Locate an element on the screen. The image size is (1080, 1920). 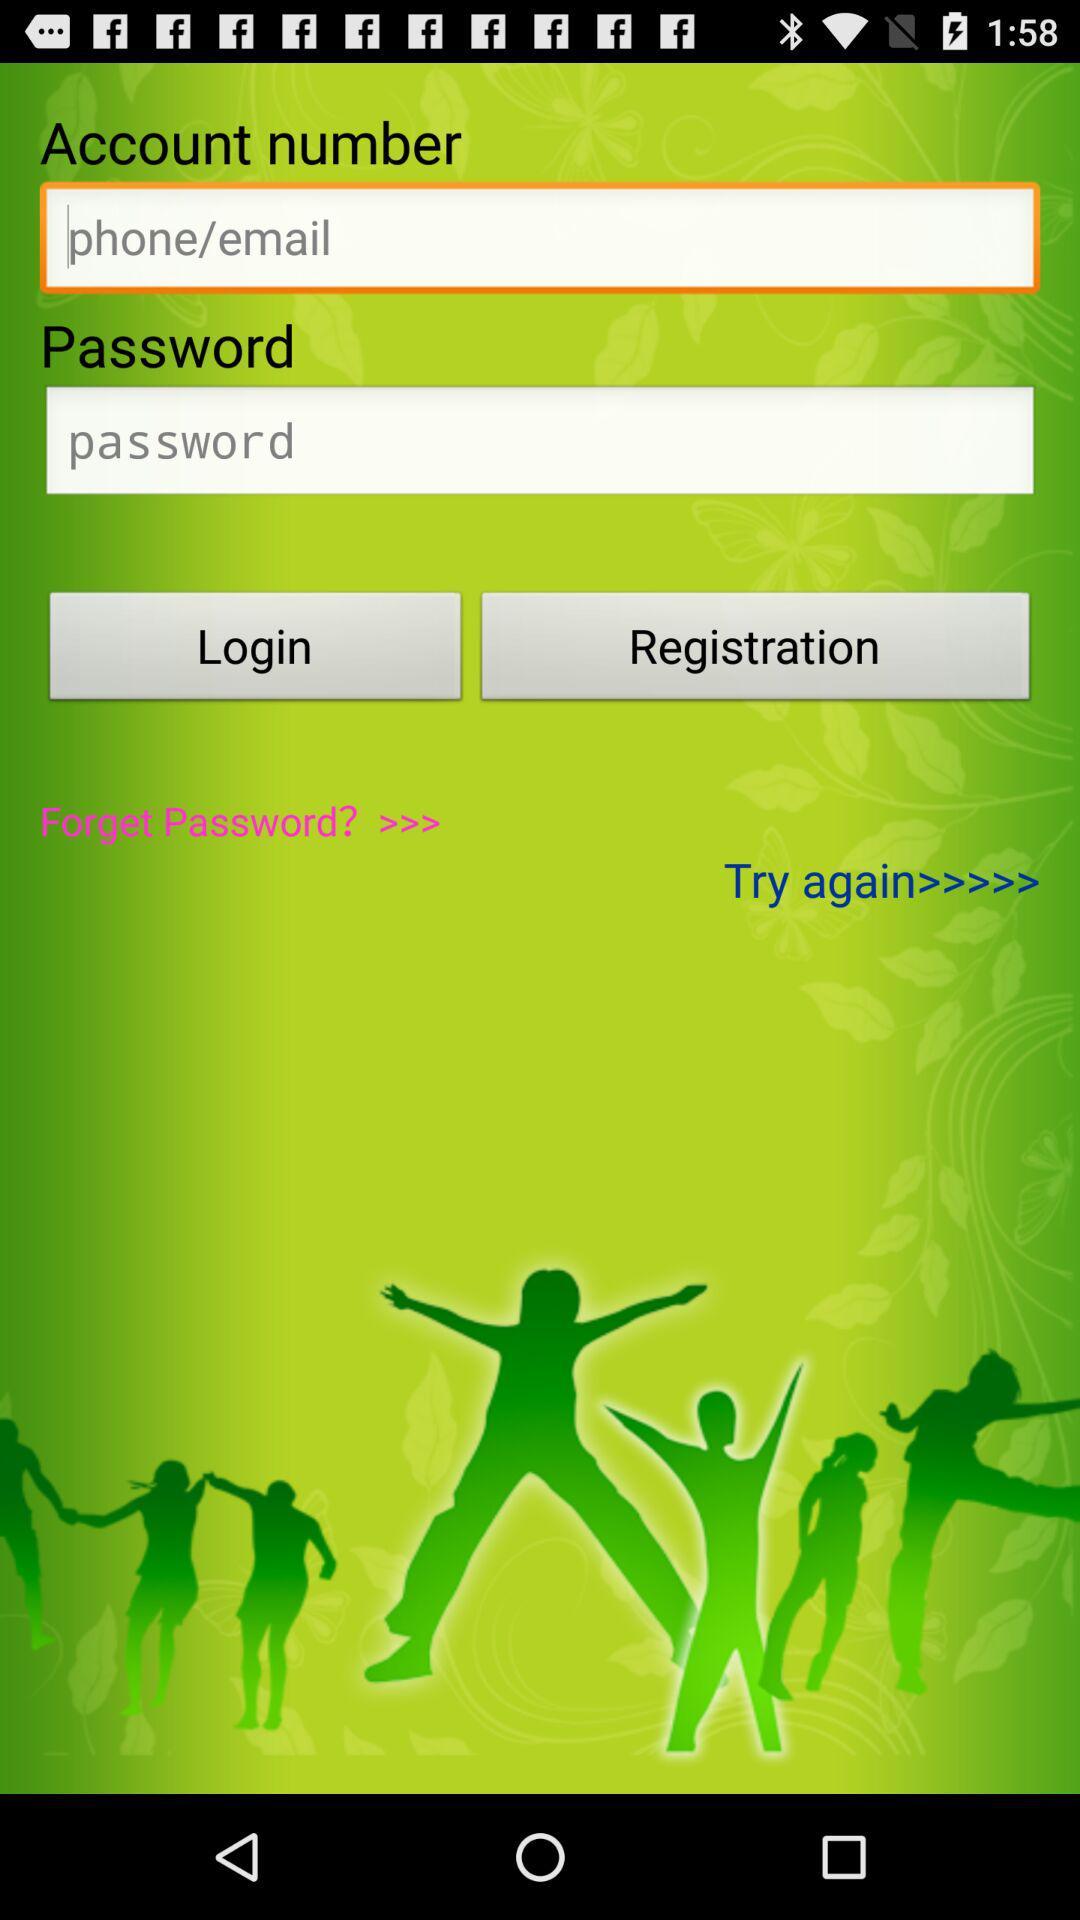
the item next to try again>>>>> item is located at coordinates (239, 820).